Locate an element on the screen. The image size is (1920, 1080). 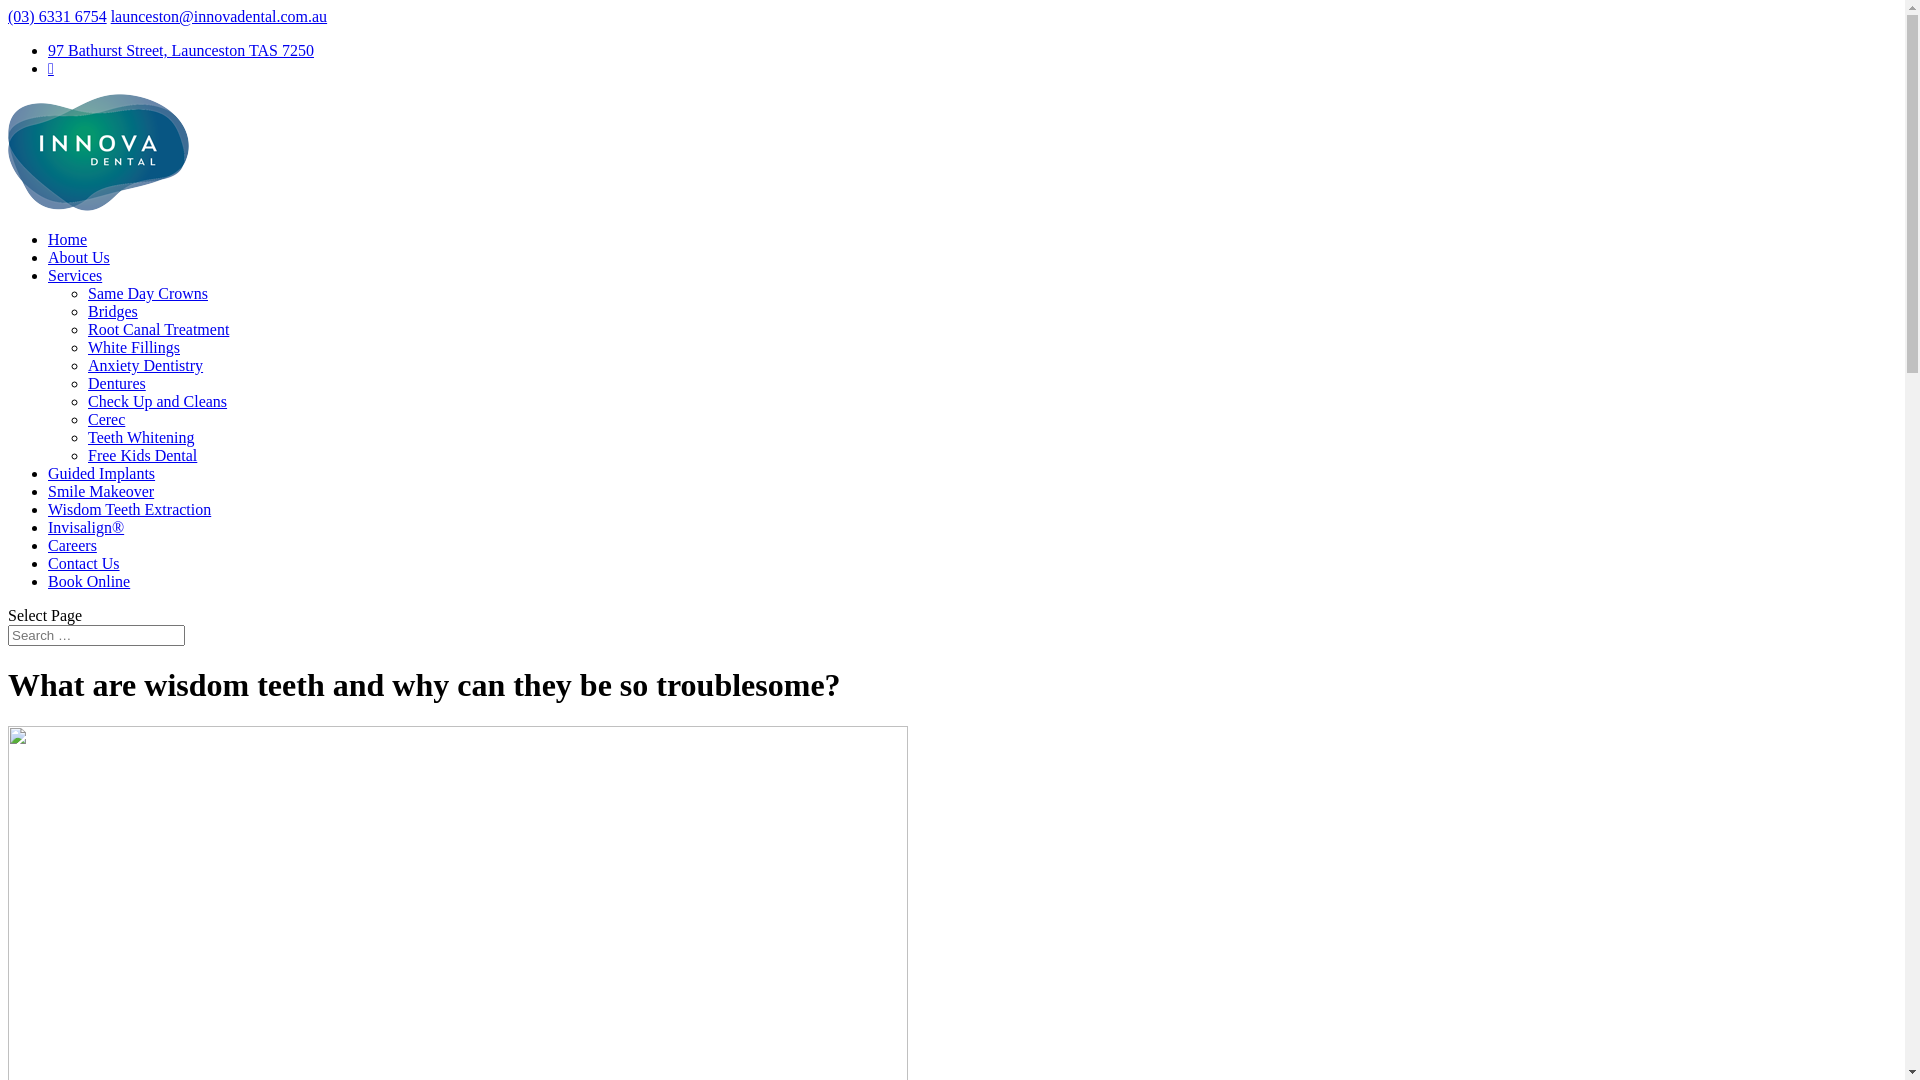
'Dentures' is located at coordinates (115, 383).